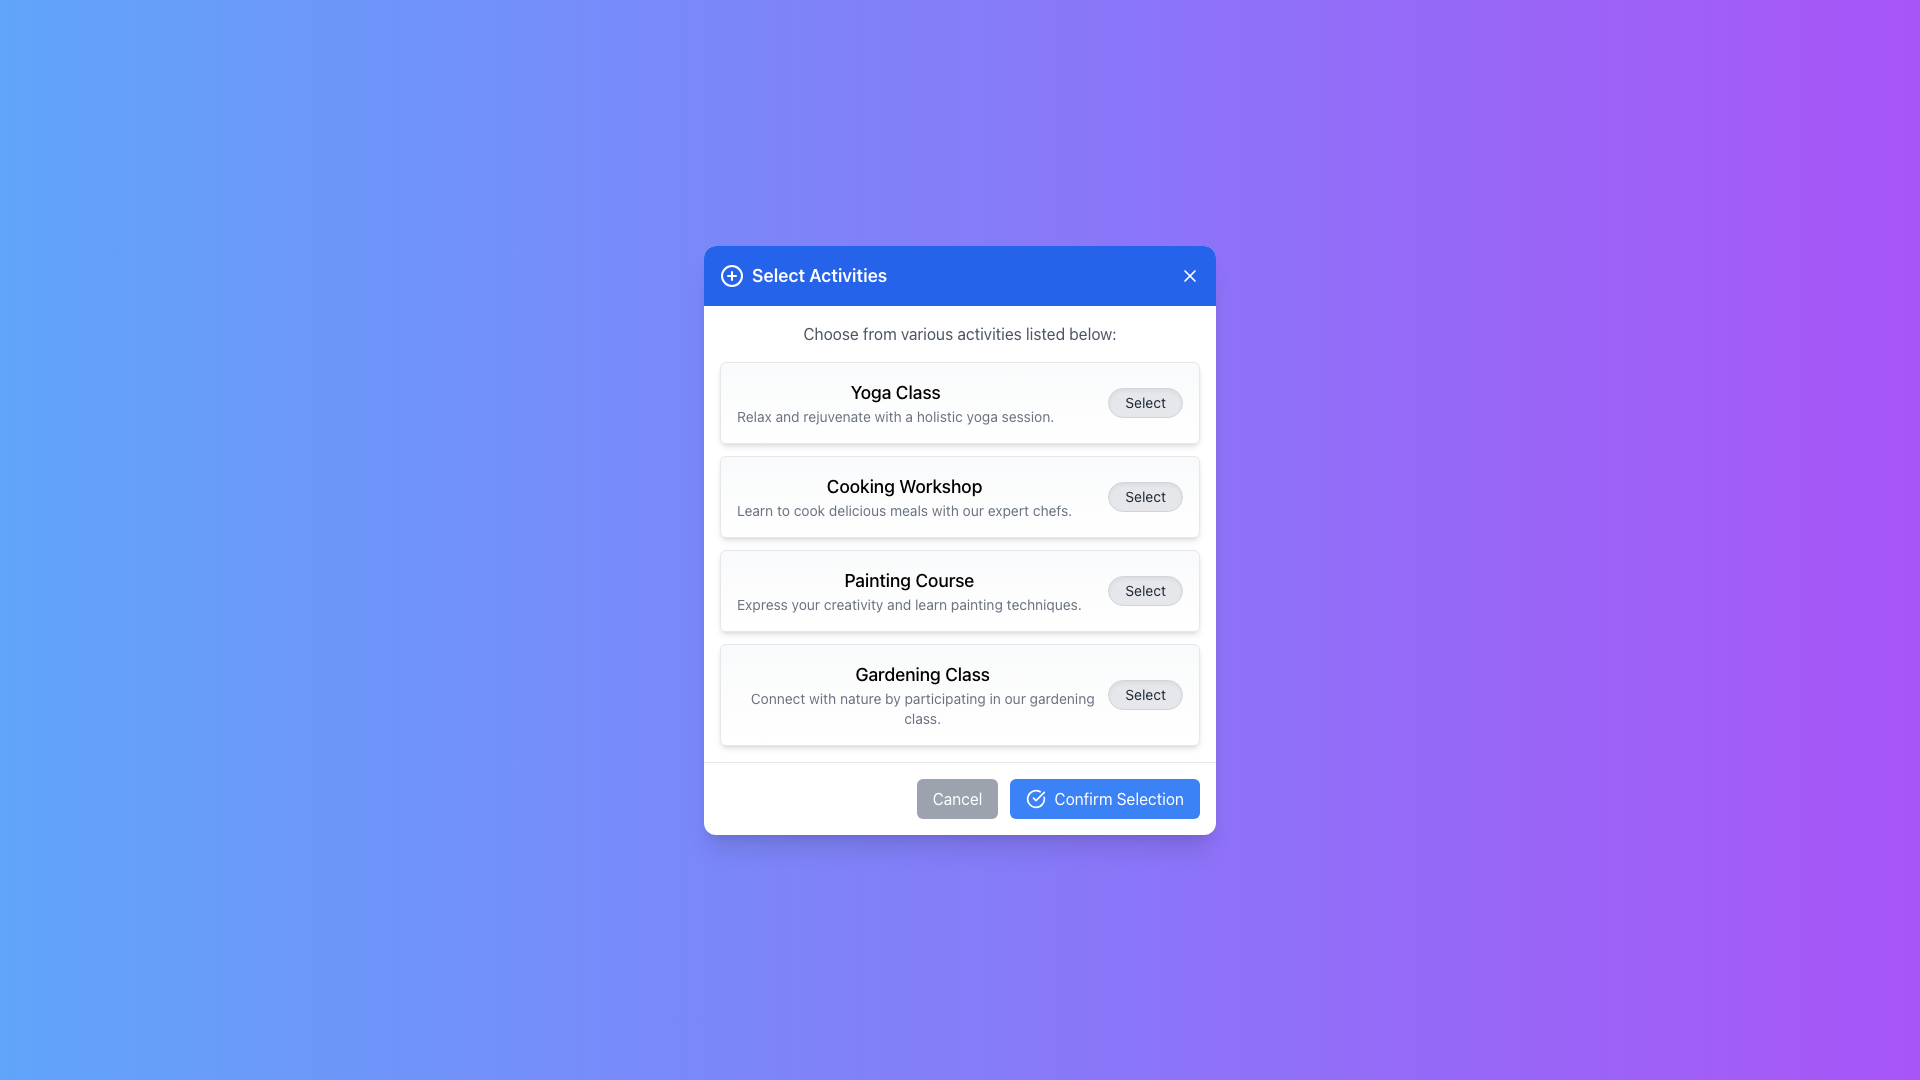  Describe the element at coordinates (960, 495) in the screenshot. I see `information provided on the 'Cooking Workshop' card, which is the second card in the 'Select Activities' dialog box, located below the 'Yoga Class' card` at that location.